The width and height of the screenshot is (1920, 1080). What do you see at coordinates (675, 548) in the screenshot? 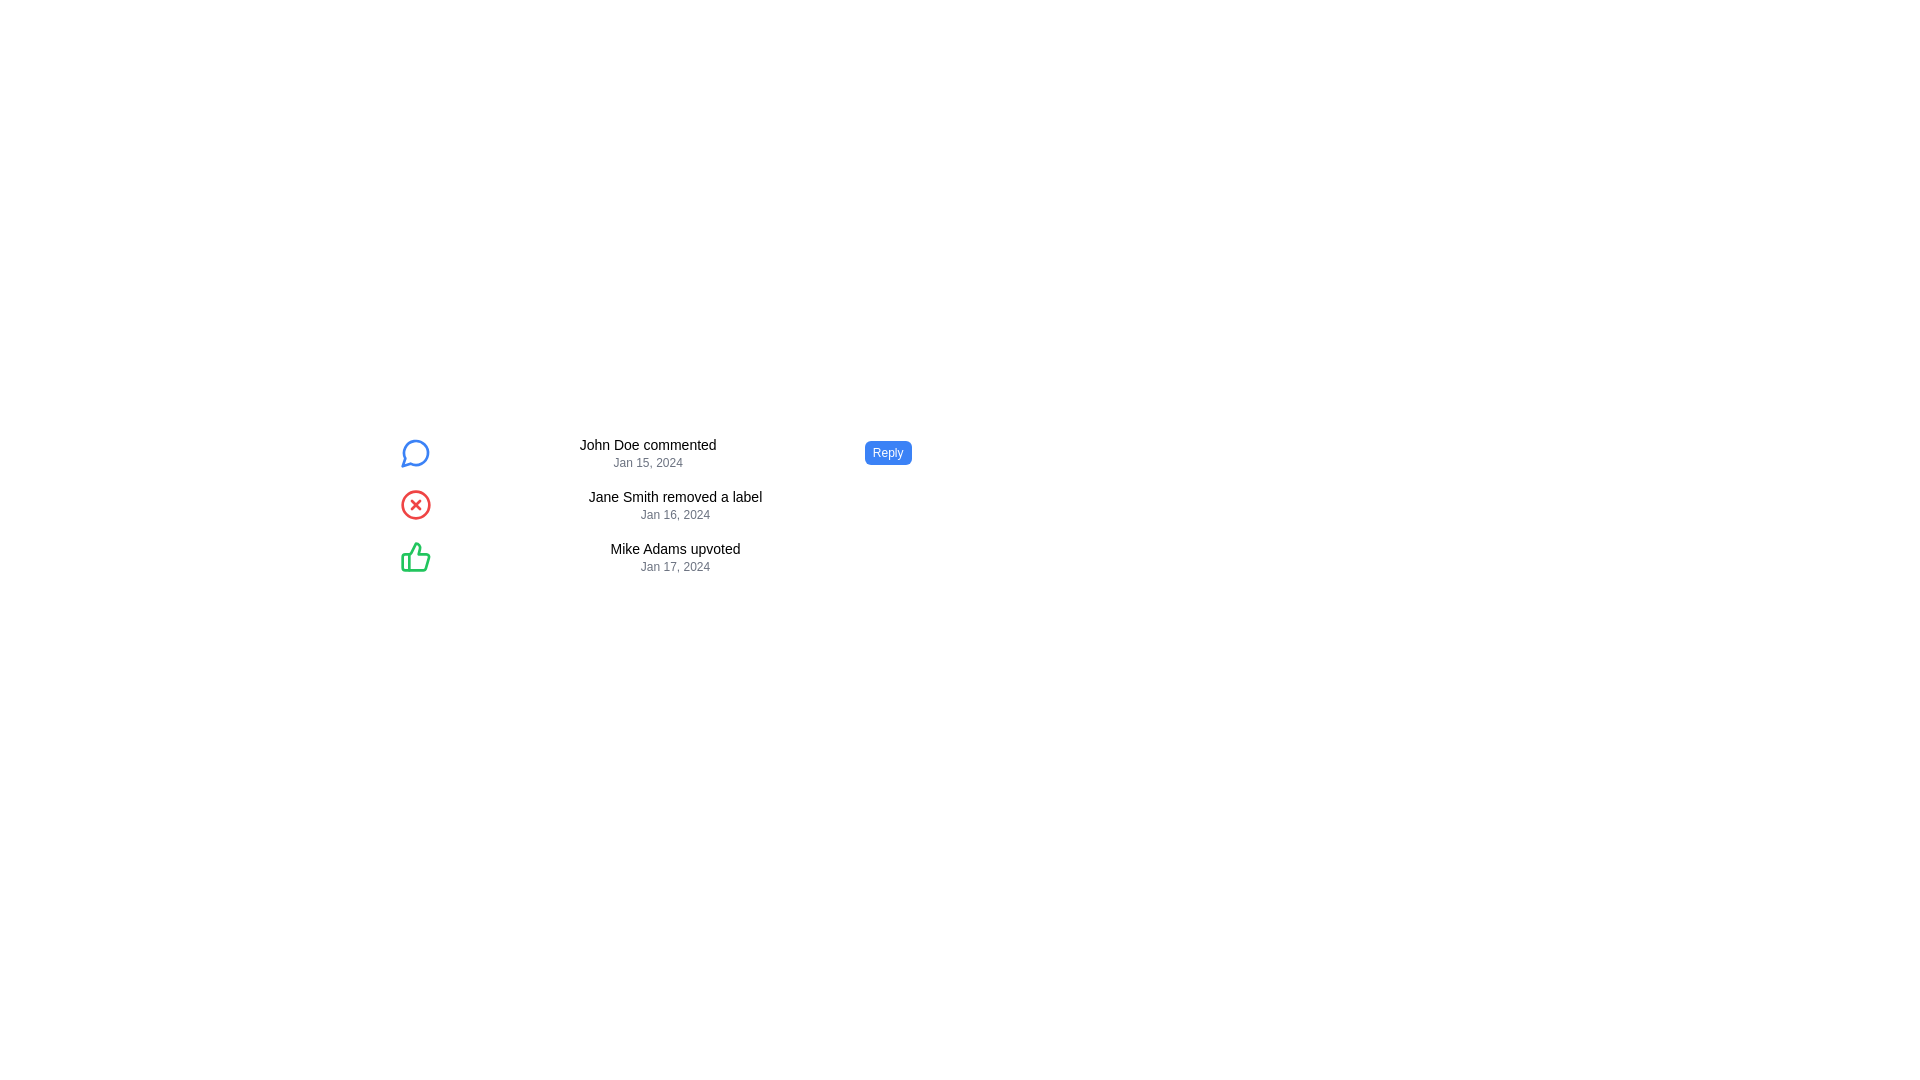
I see `the static text display that notifies that 'Mike Adams' performed an upvote, which is the third action in a vertical list of events` at bounding box center [675, 548].